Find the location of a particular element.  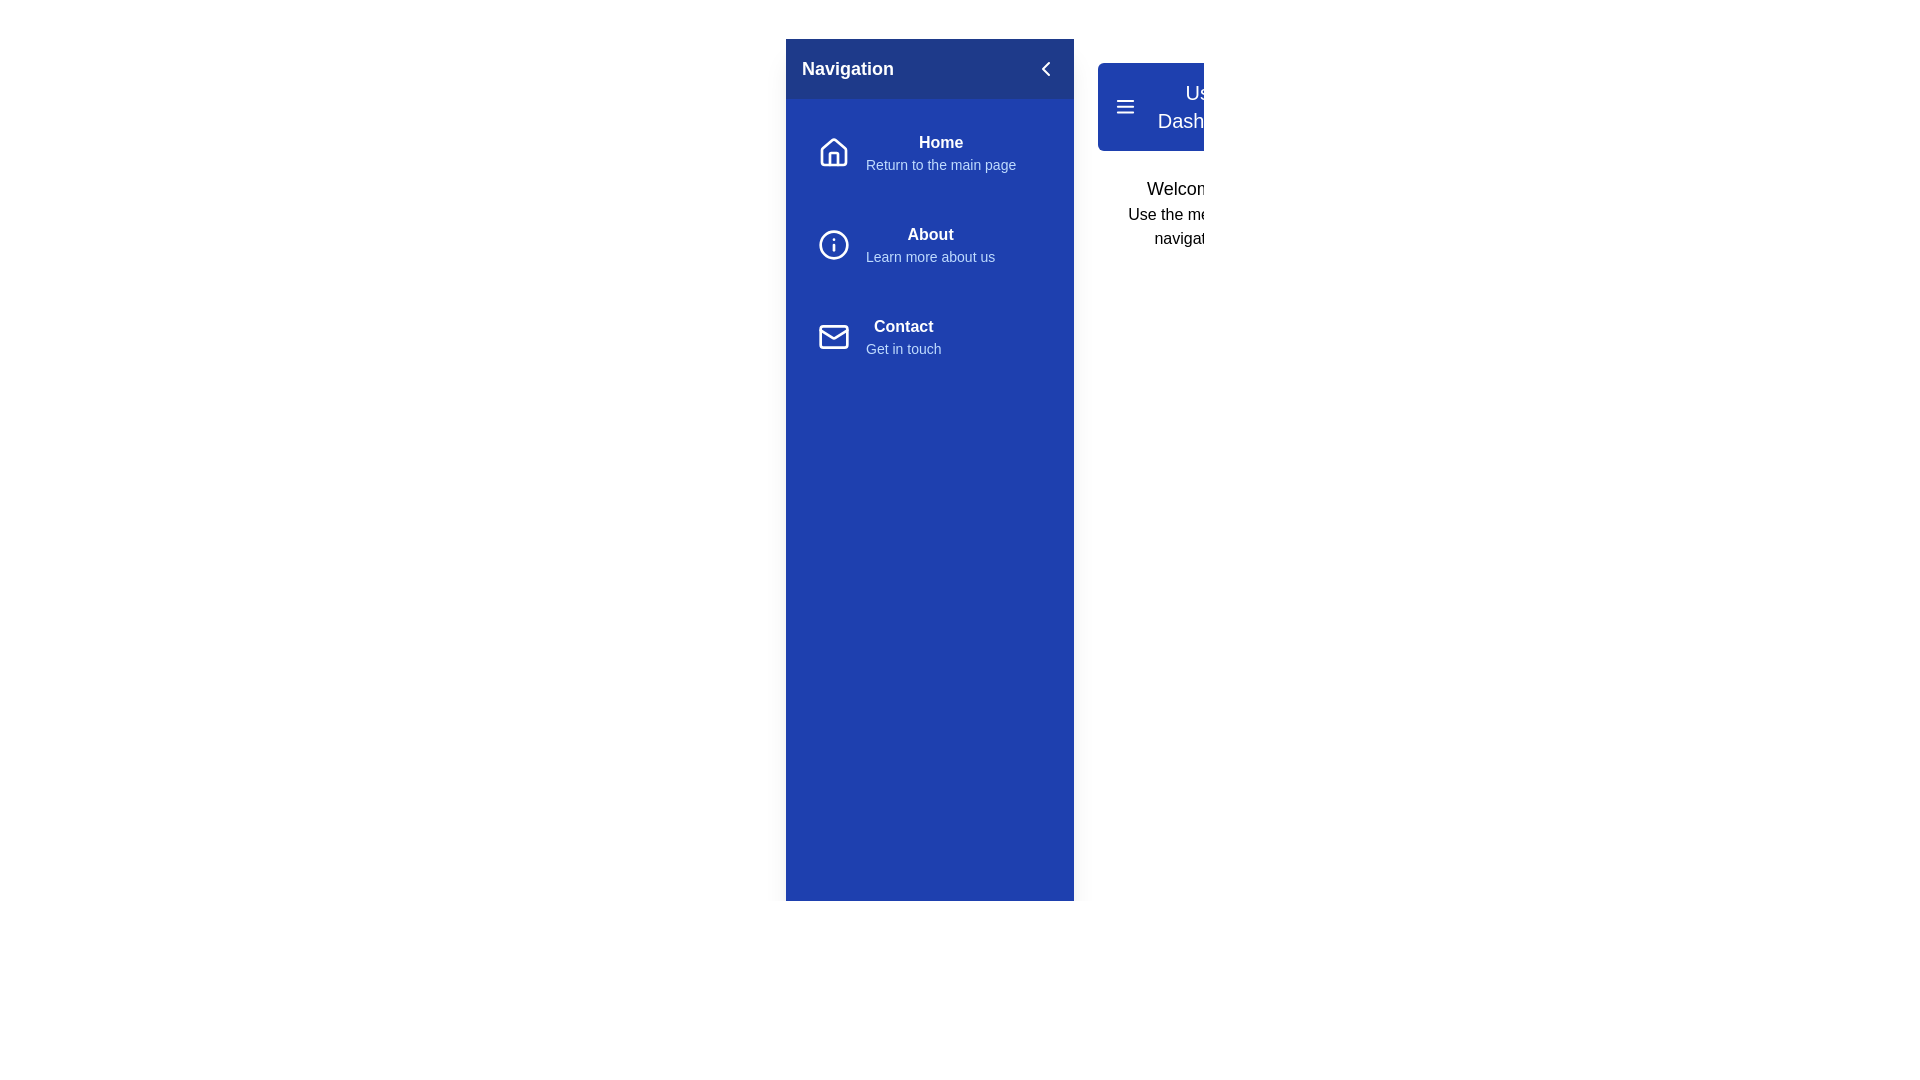

the menu item Contact to see its visual feedback is located at coordinates (929, 335).